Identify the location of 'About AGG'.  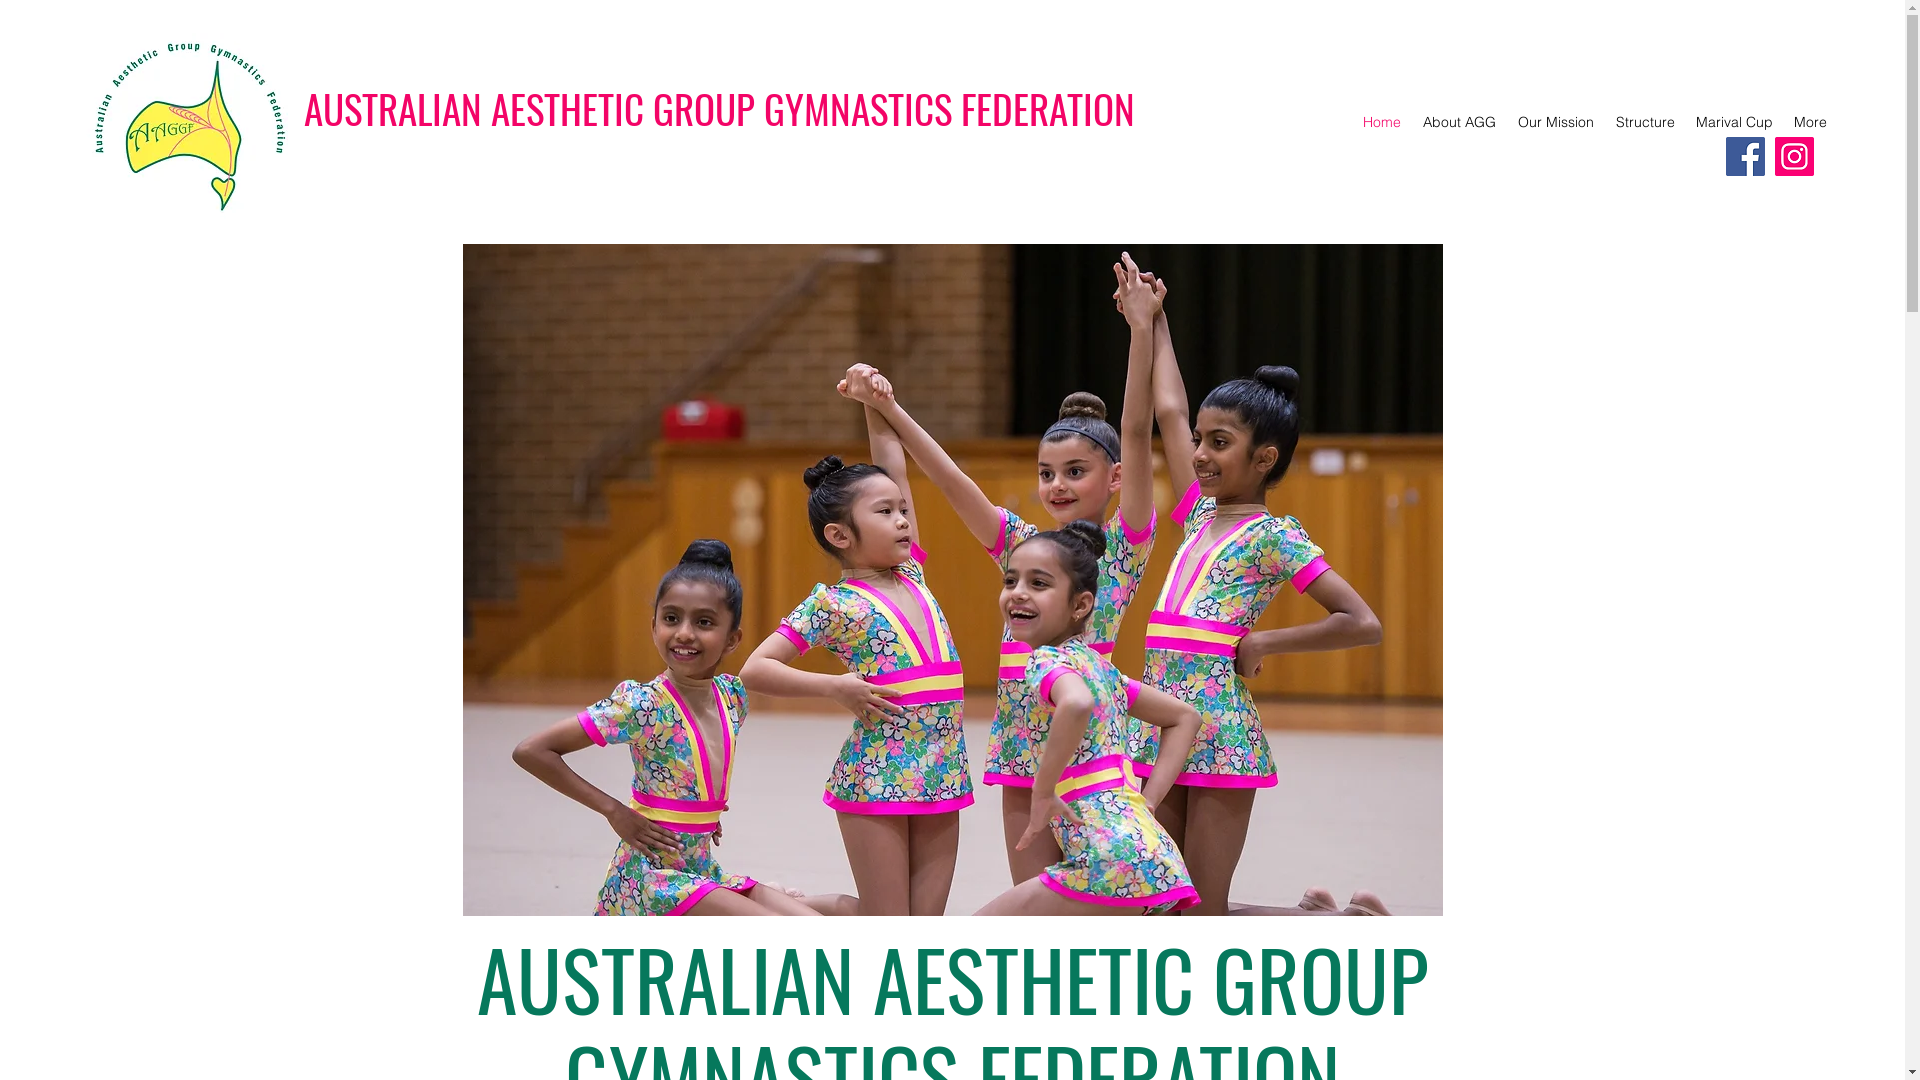
(1458, 122).